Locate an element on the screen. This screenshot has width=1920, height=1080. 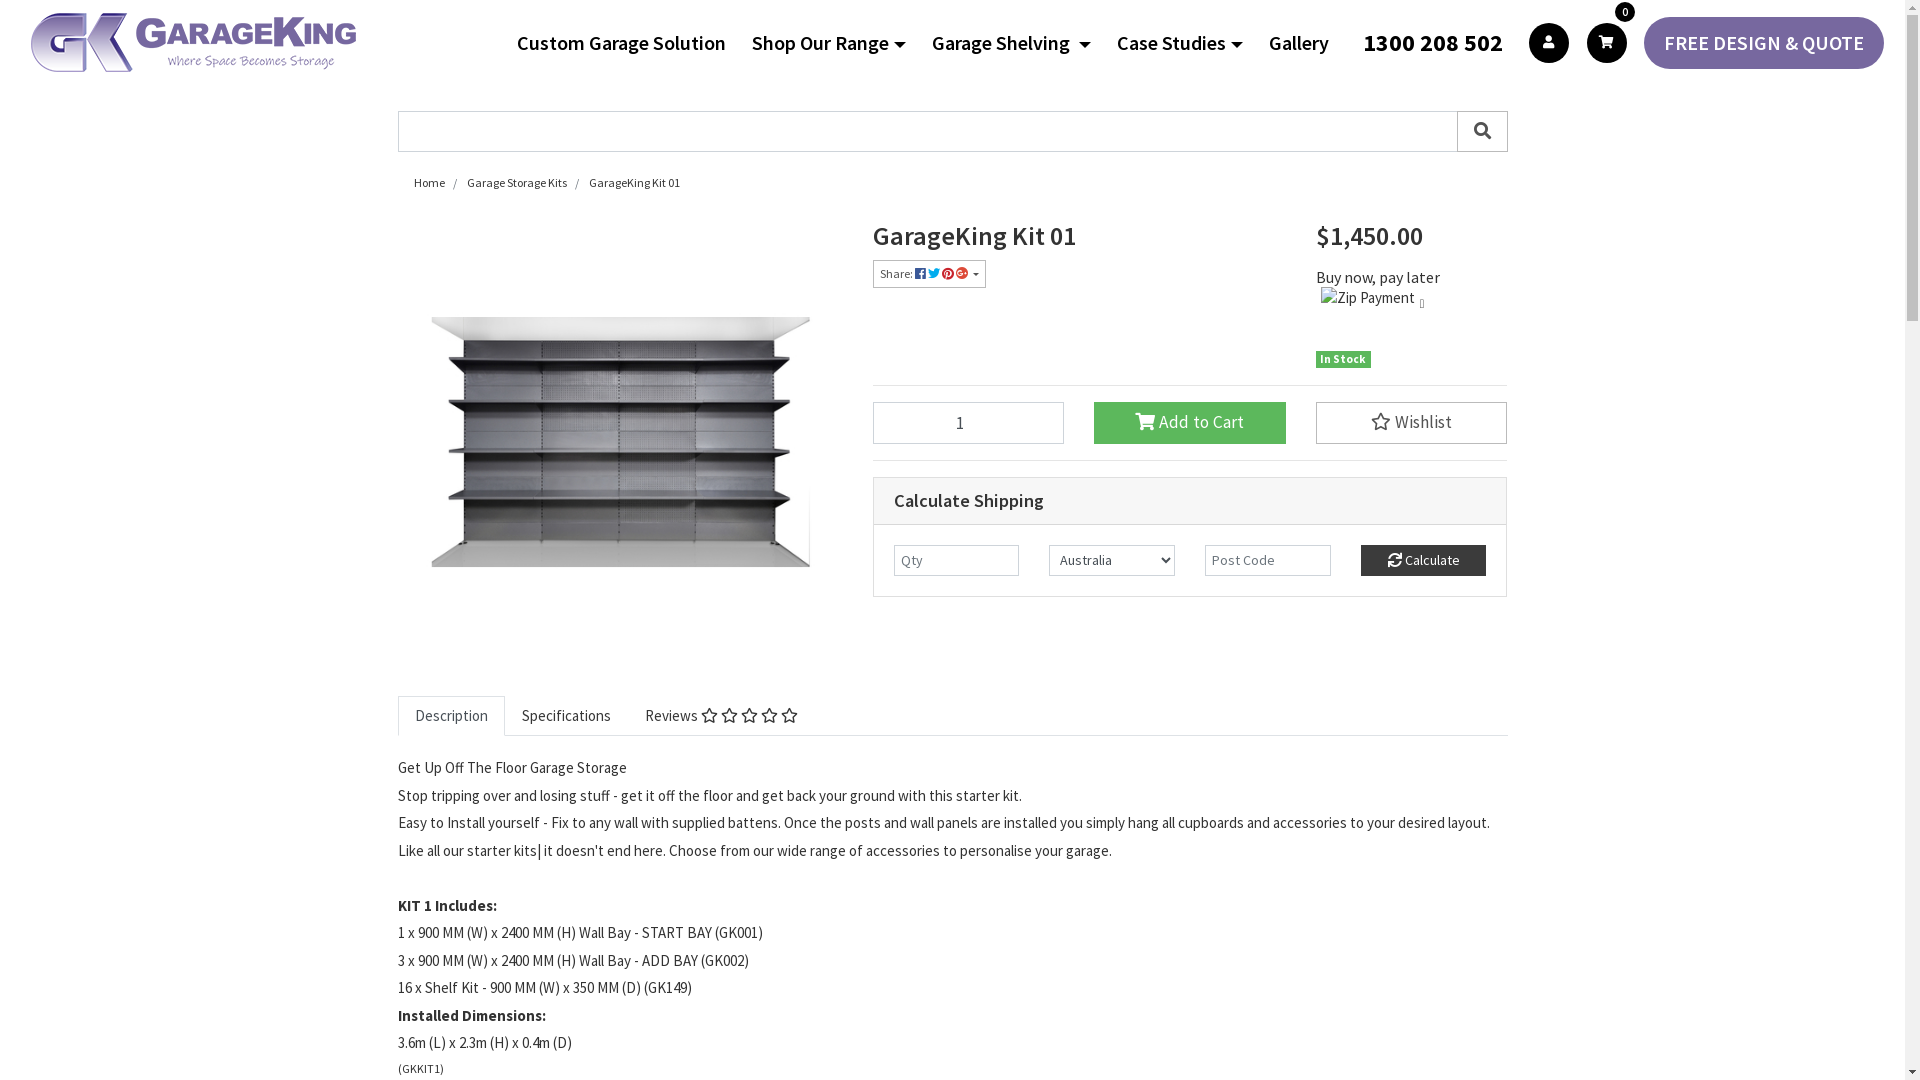
'Custom Garage Solution' is located at coordinates (628, 42).